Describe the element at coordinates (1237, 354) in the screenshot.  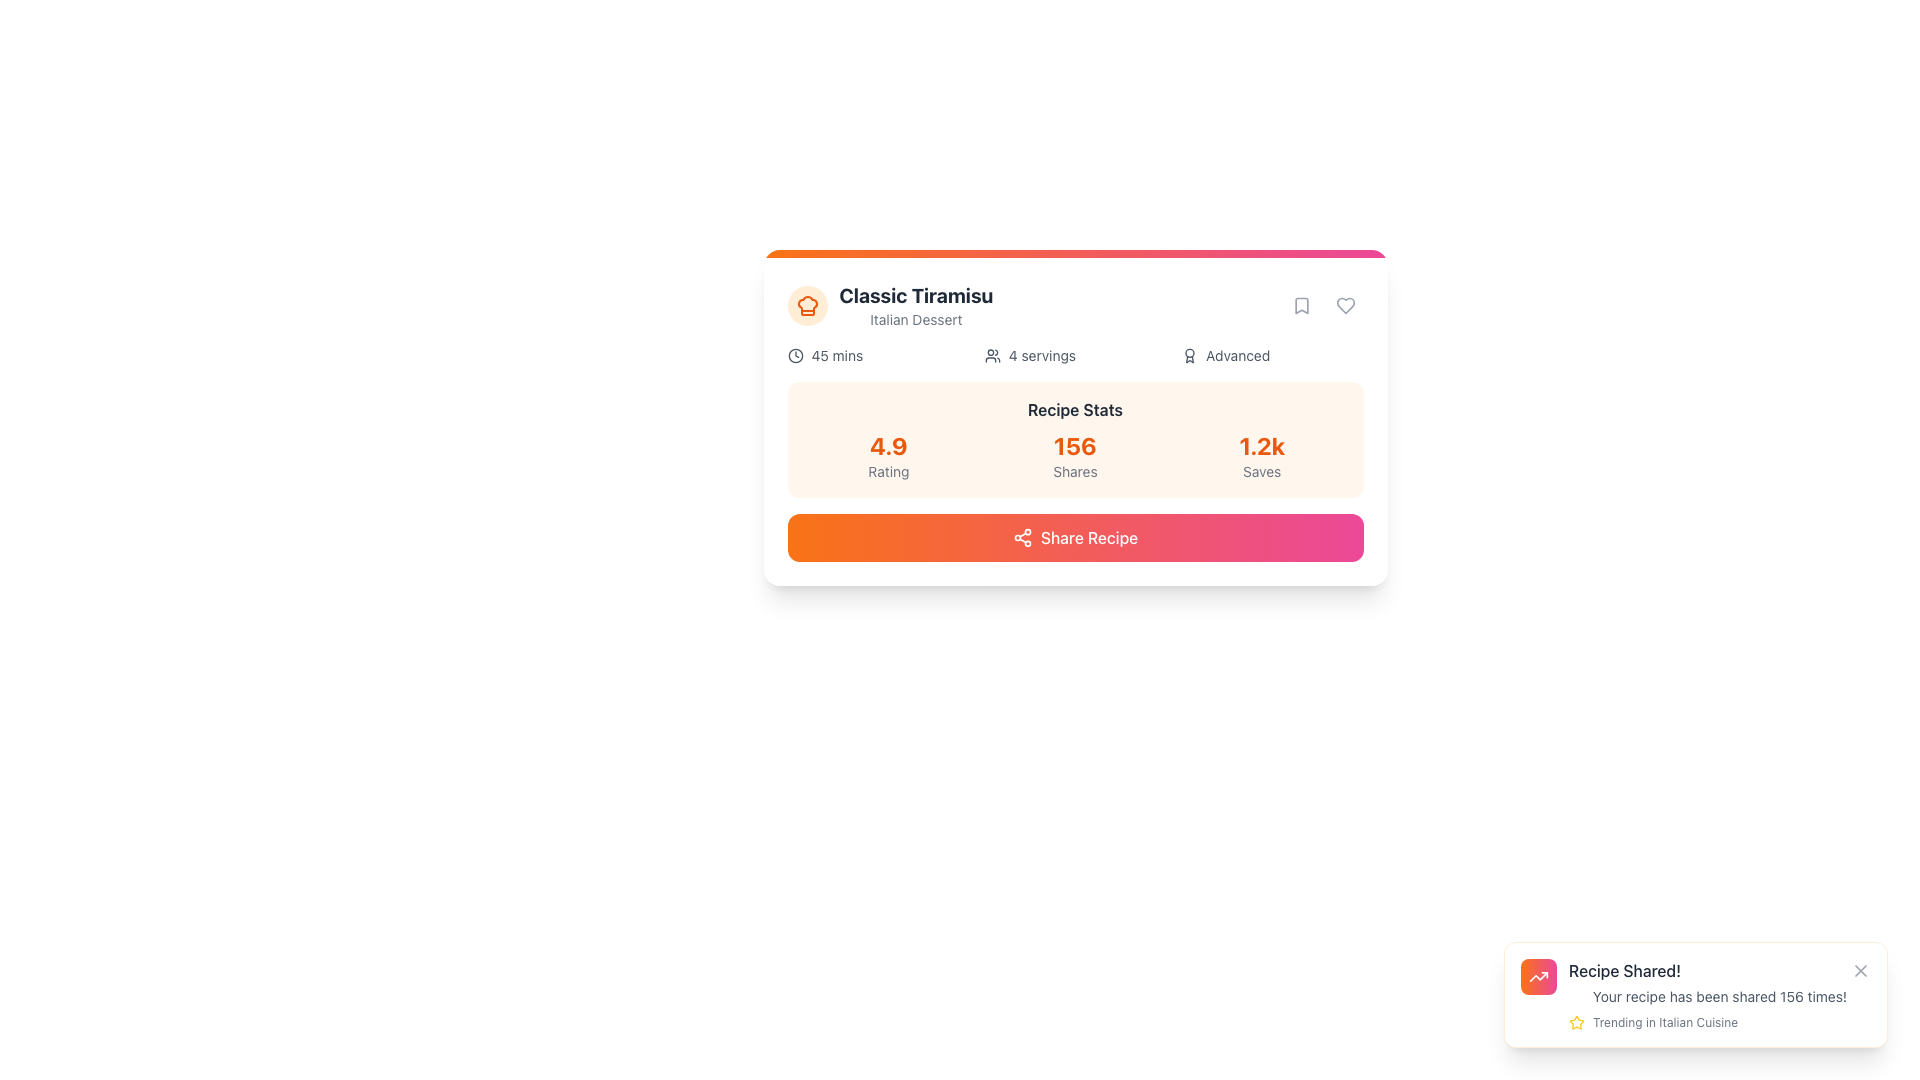
I see `the text label displaying 'Advanced' in gray color, which is located to the right of an award medal icon in the upper-right part of the dessert recipe card` at that location.